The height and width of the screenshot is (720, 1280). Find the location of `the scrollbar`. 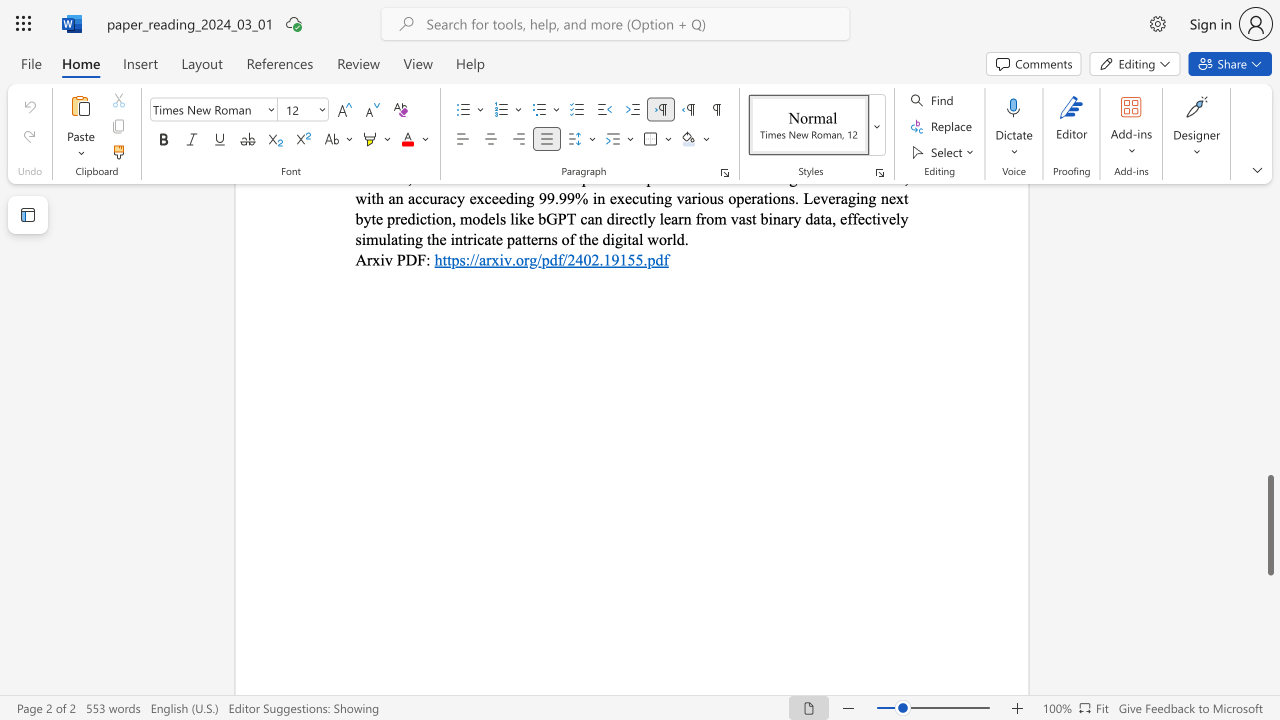

the scrollbar is located at coordinates (1269, 318).